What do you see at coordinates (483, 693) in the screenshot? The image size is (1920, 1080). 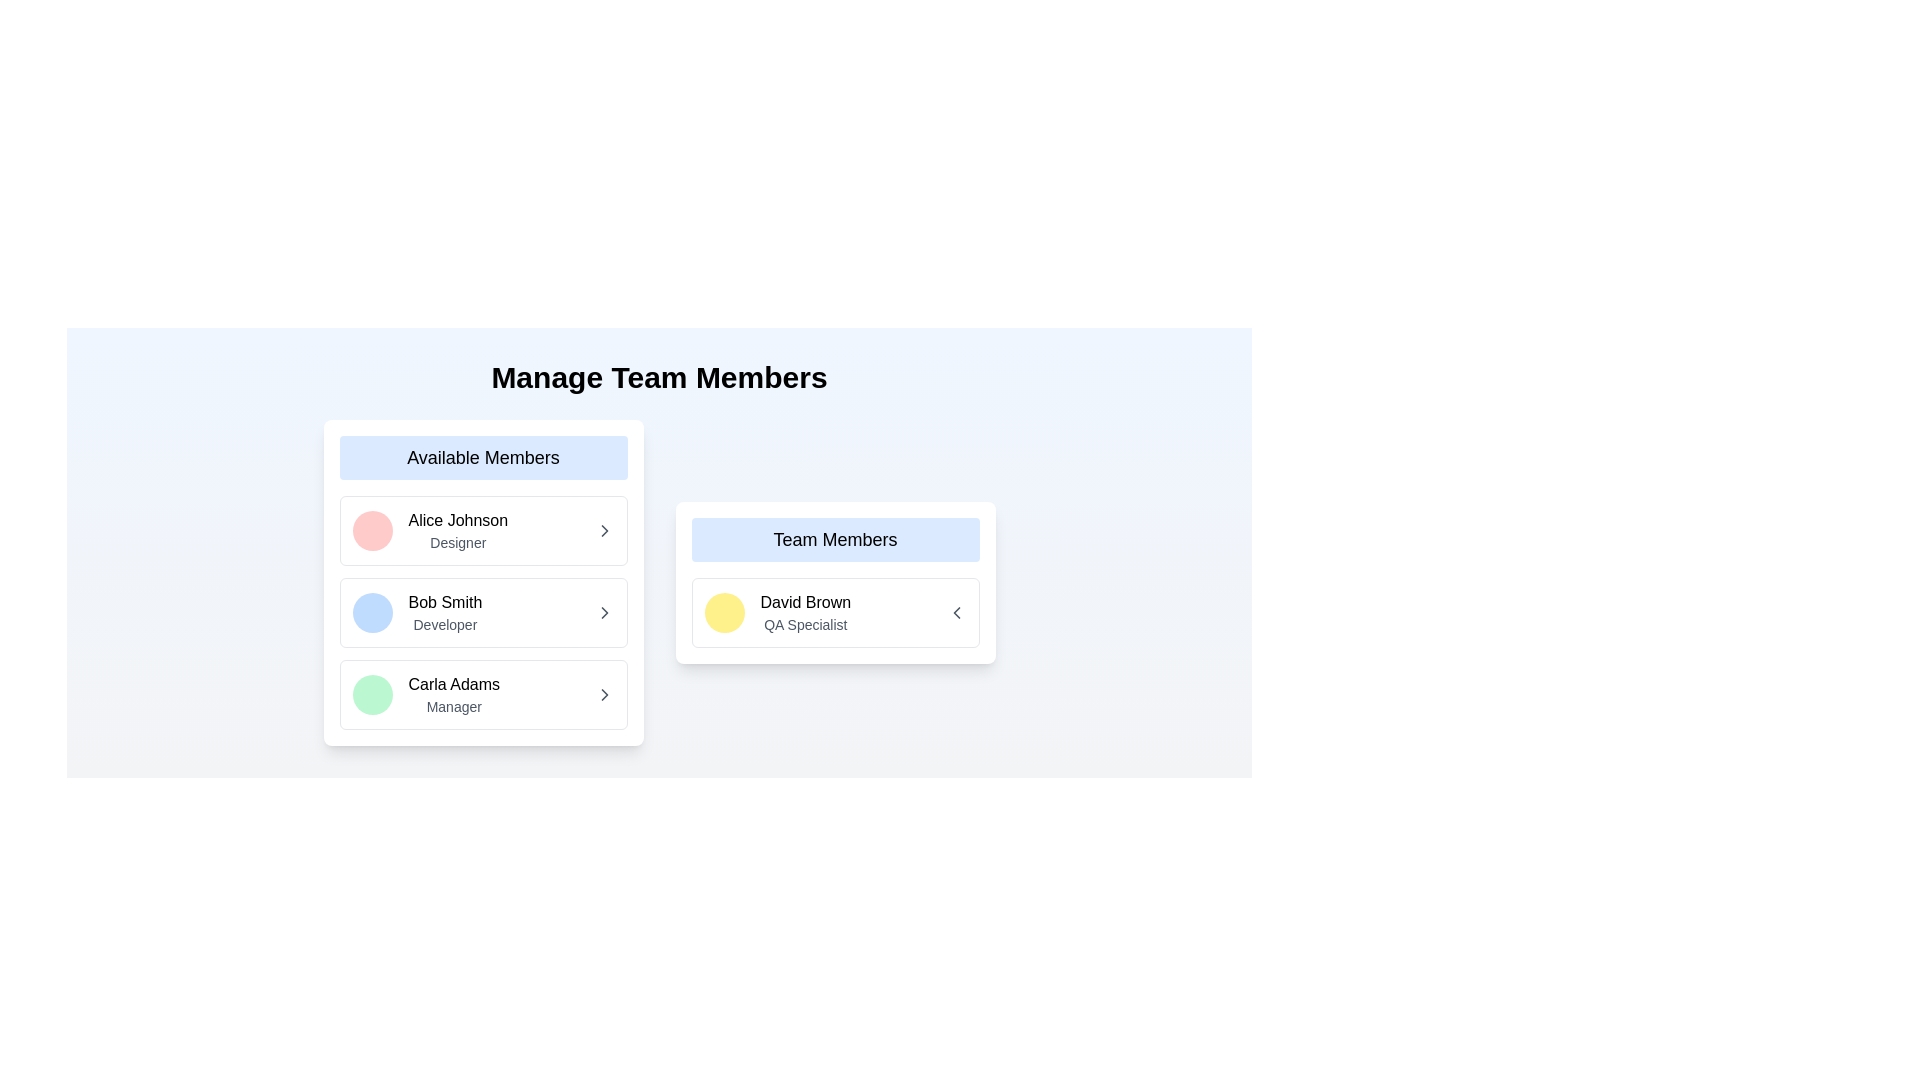 I see `the list item 'Carla Adams'` at bounding box center [483, 693].